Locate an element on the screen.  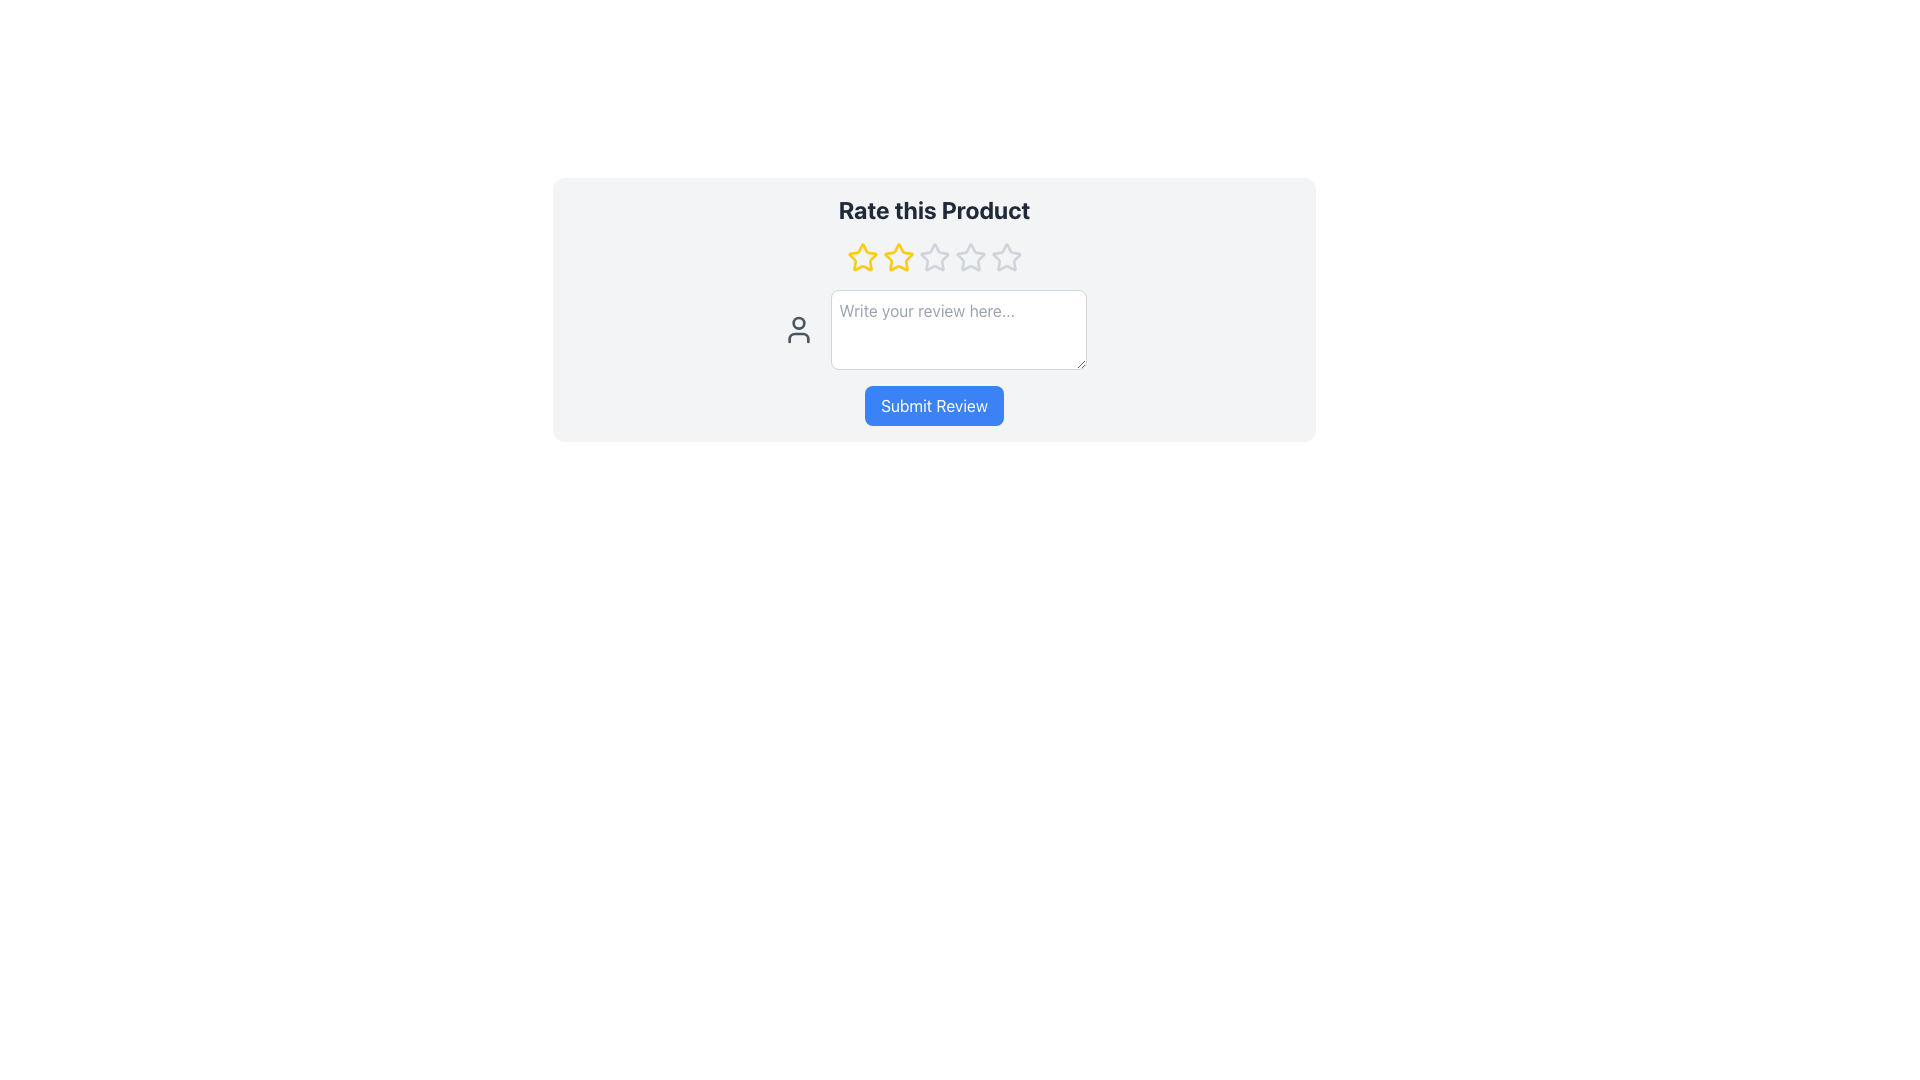
the user profile icon, which is the first element in a horizontal group, located to the left of the 'Write your review here...' input box is located at coordinates (797, 329).